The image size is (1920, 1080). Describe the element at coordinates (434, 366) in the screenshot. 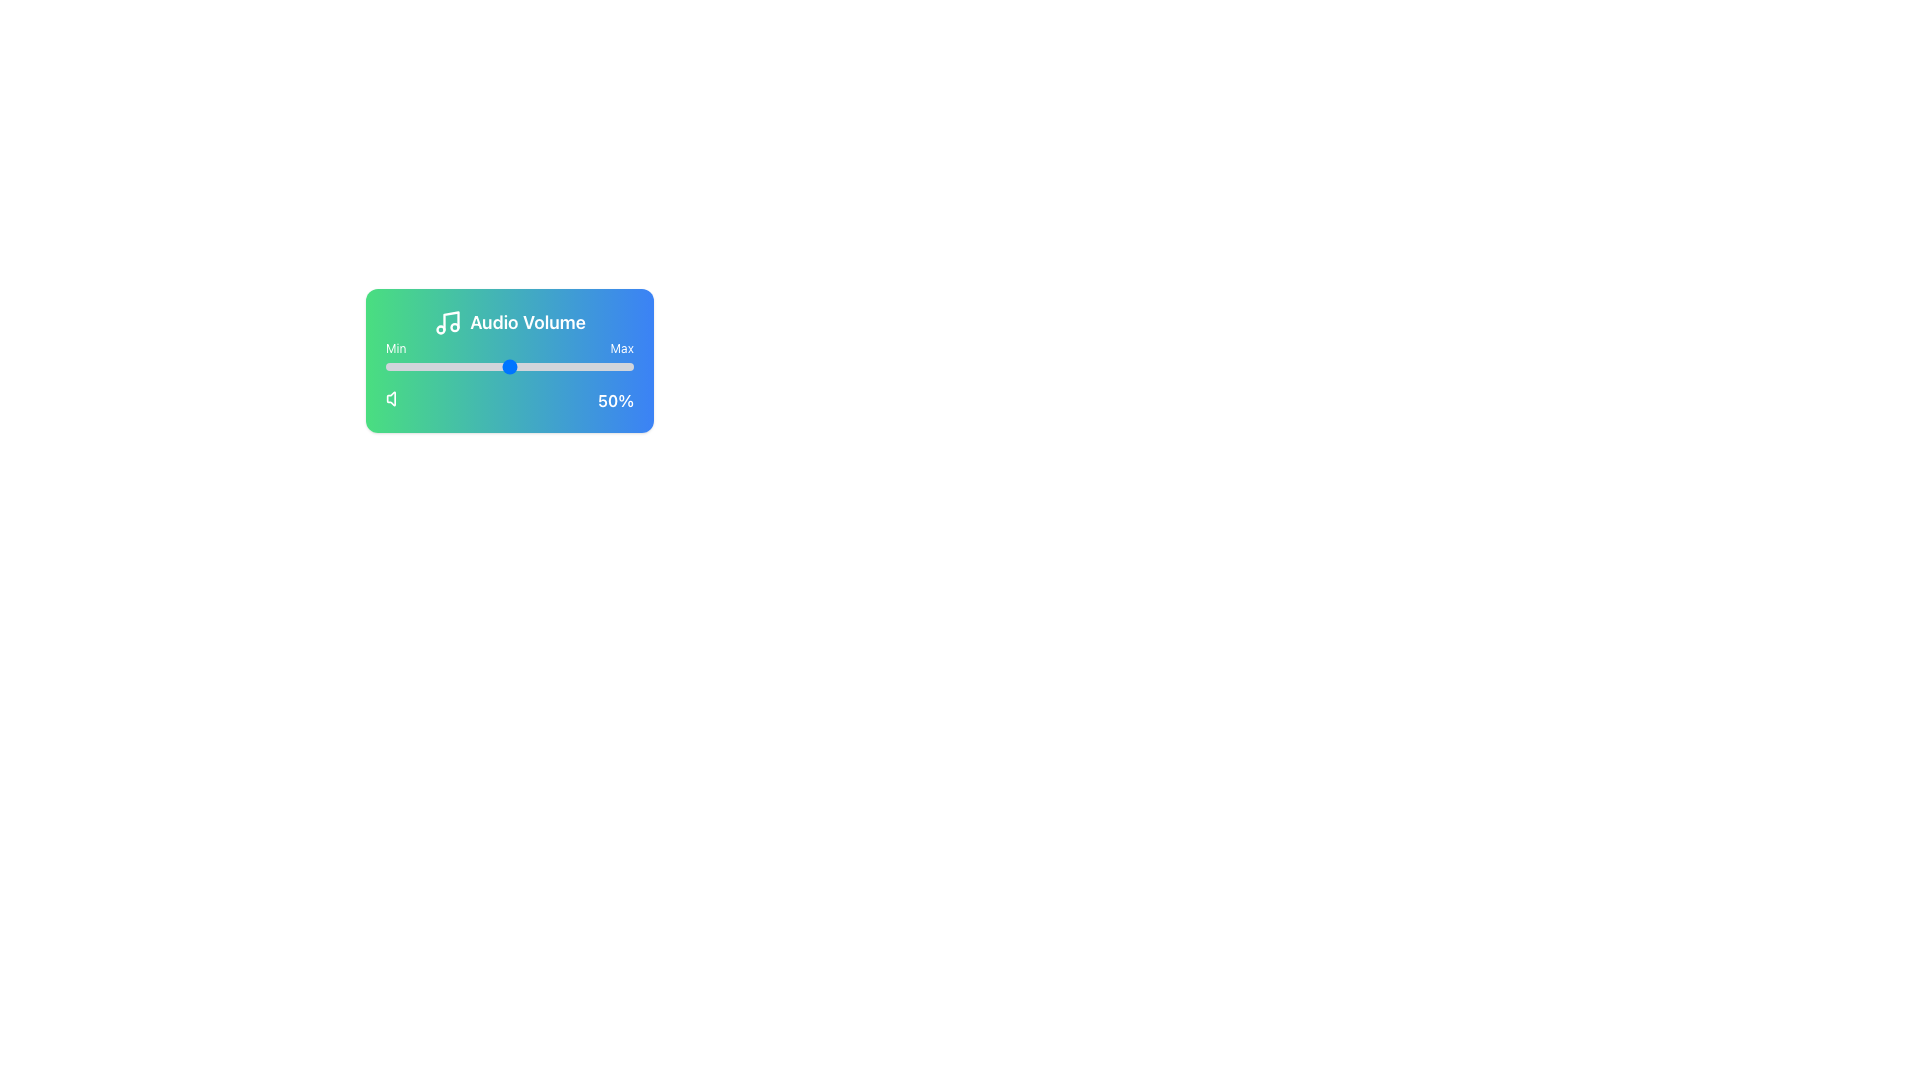

I see `the slider` at that location.